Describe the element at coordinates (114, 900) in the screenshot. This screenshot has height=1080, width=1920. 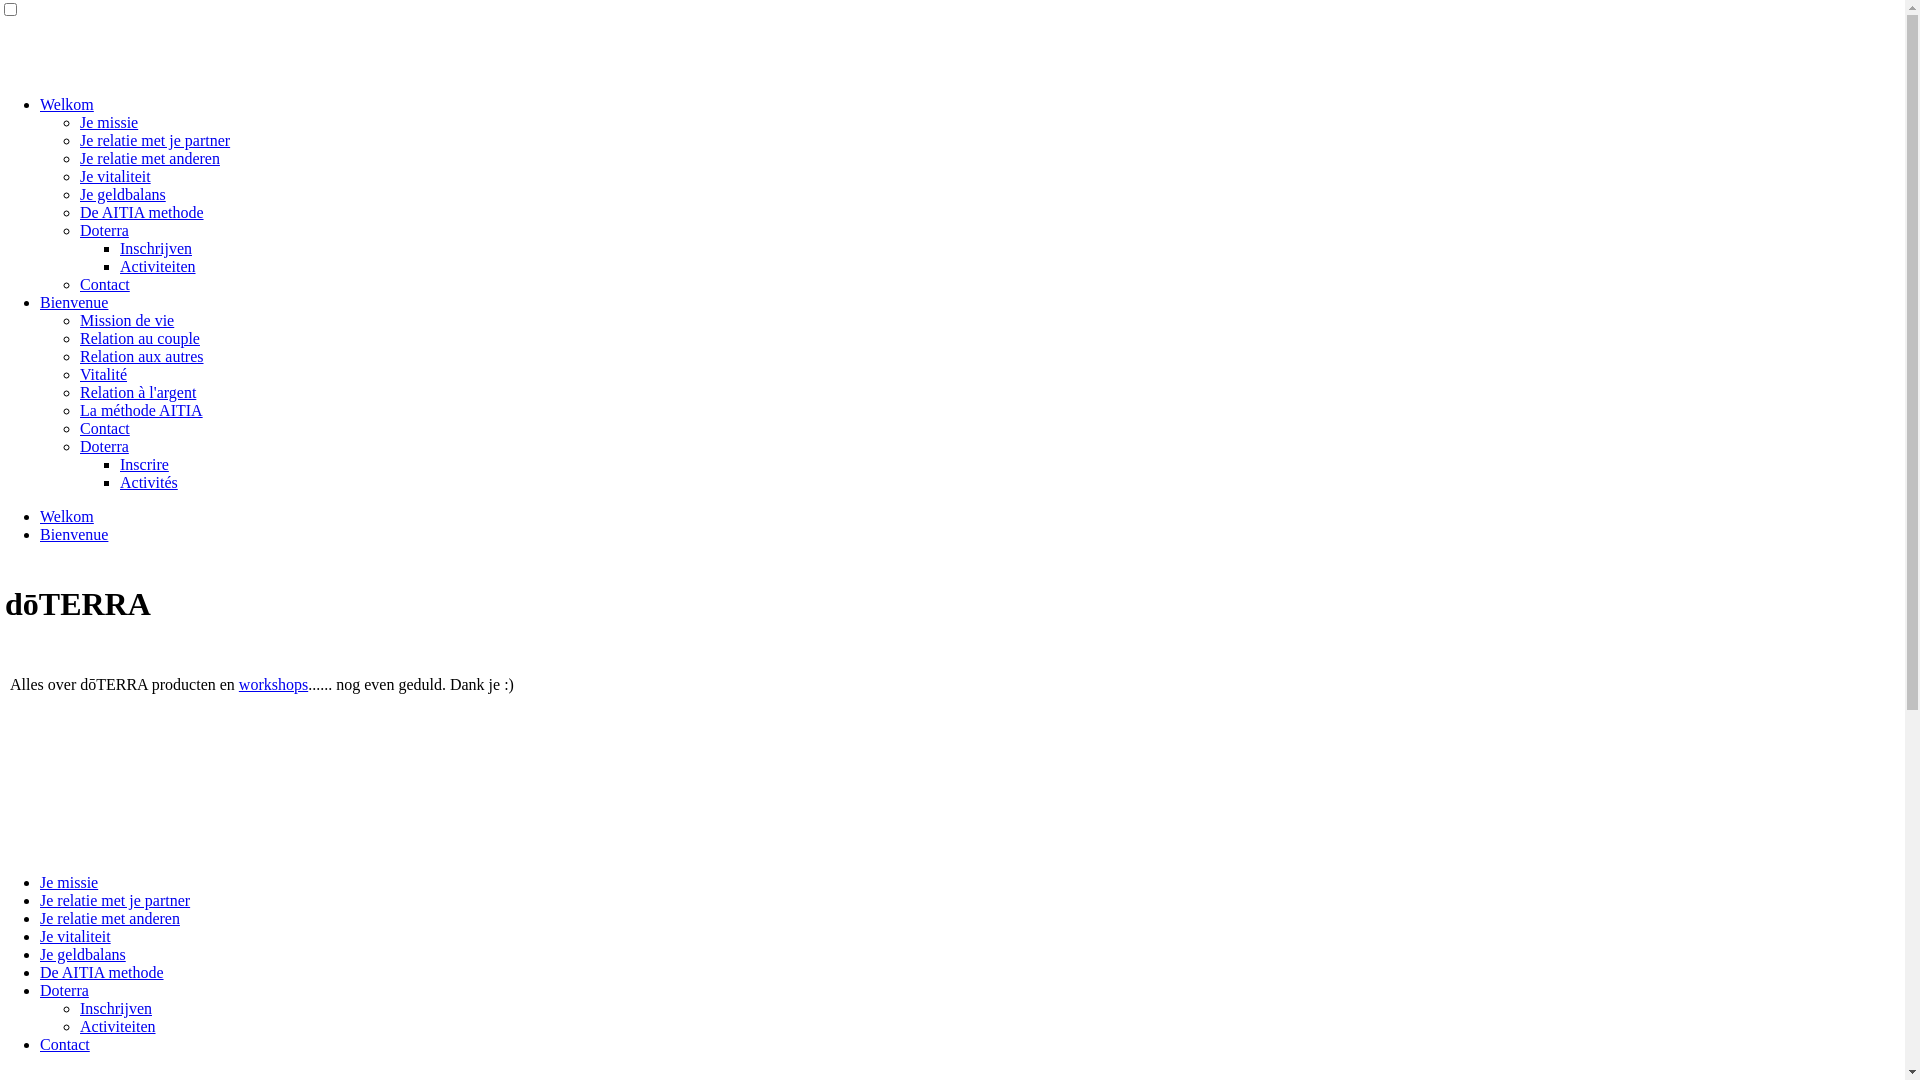
I see `'Je relatie met je partner'` at that location.